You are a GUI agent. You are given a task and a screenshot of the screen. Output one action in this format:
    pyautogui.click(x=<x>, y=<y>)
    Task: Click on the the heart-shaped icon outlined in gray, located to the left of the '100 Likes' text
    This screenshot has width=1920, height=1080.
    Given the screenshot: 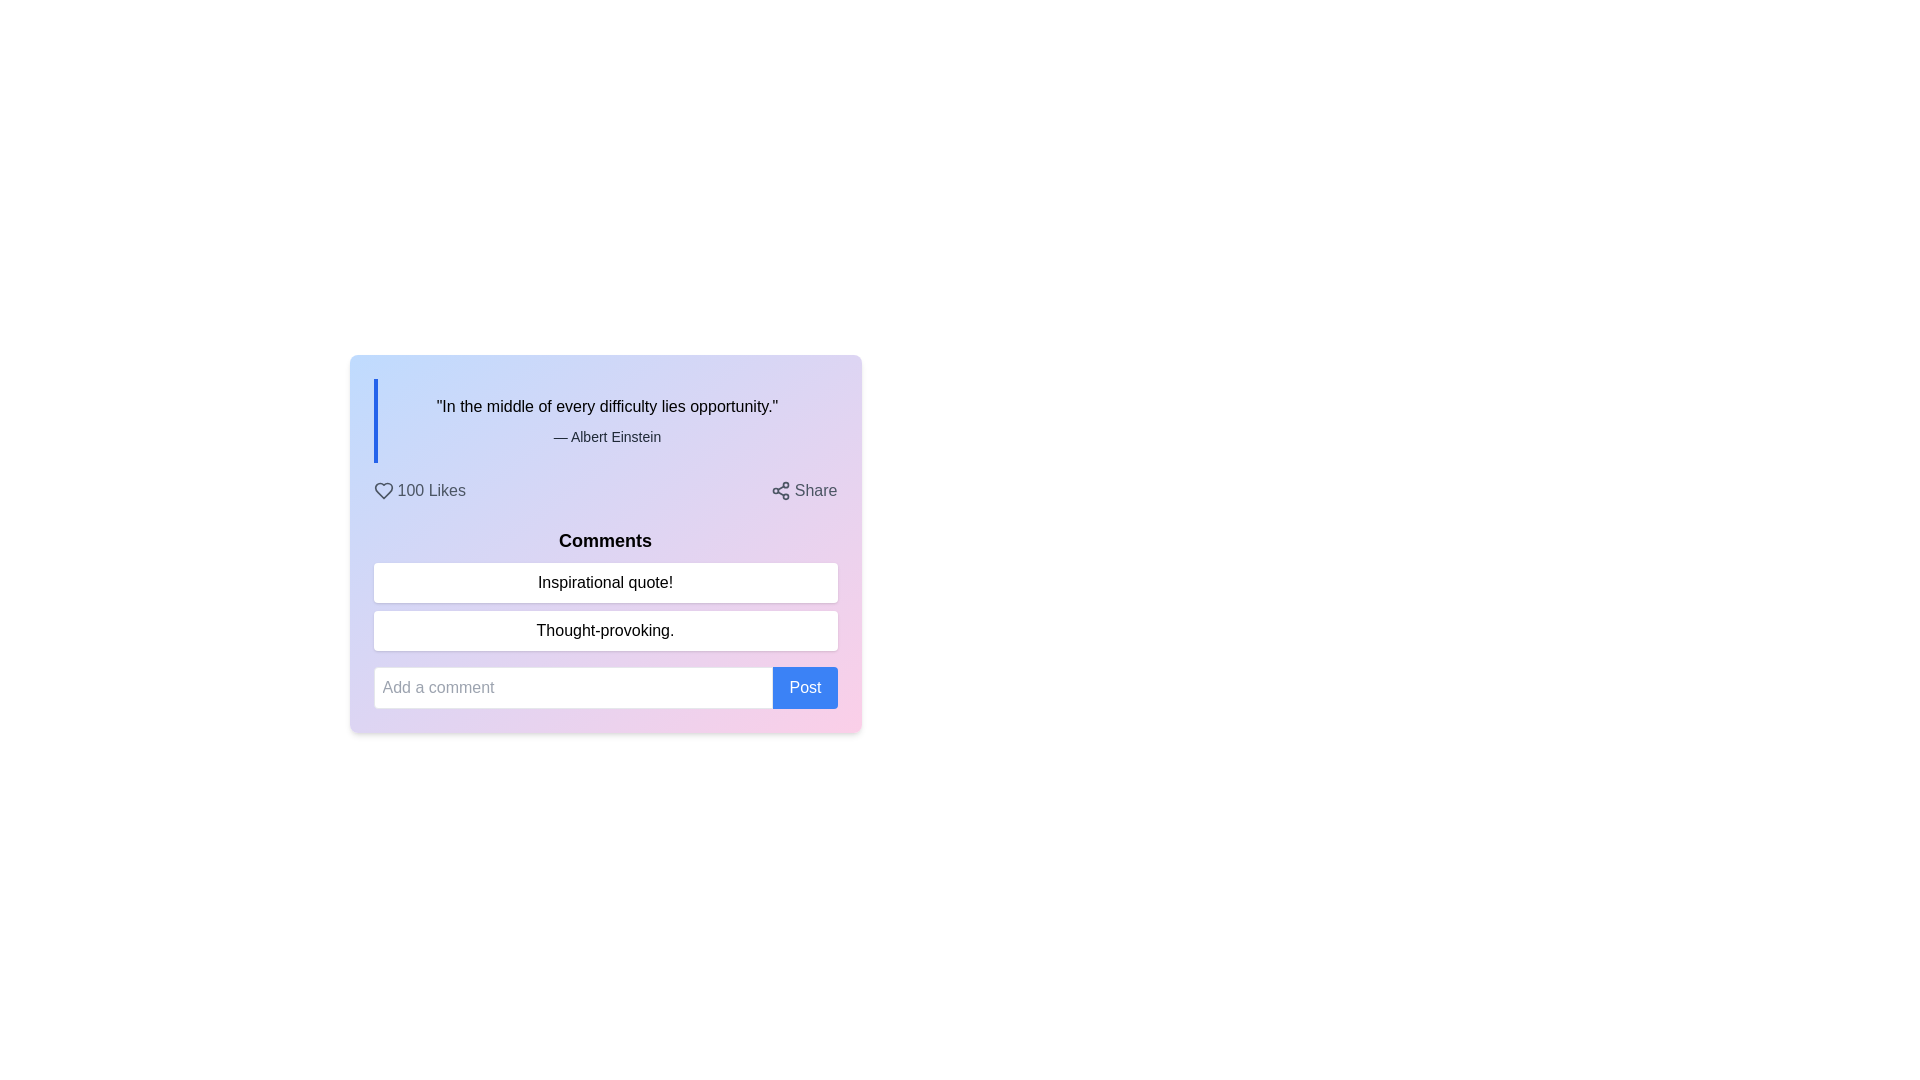 What is the action you would take?
    pyautogui.click(x=383, y=490)
    